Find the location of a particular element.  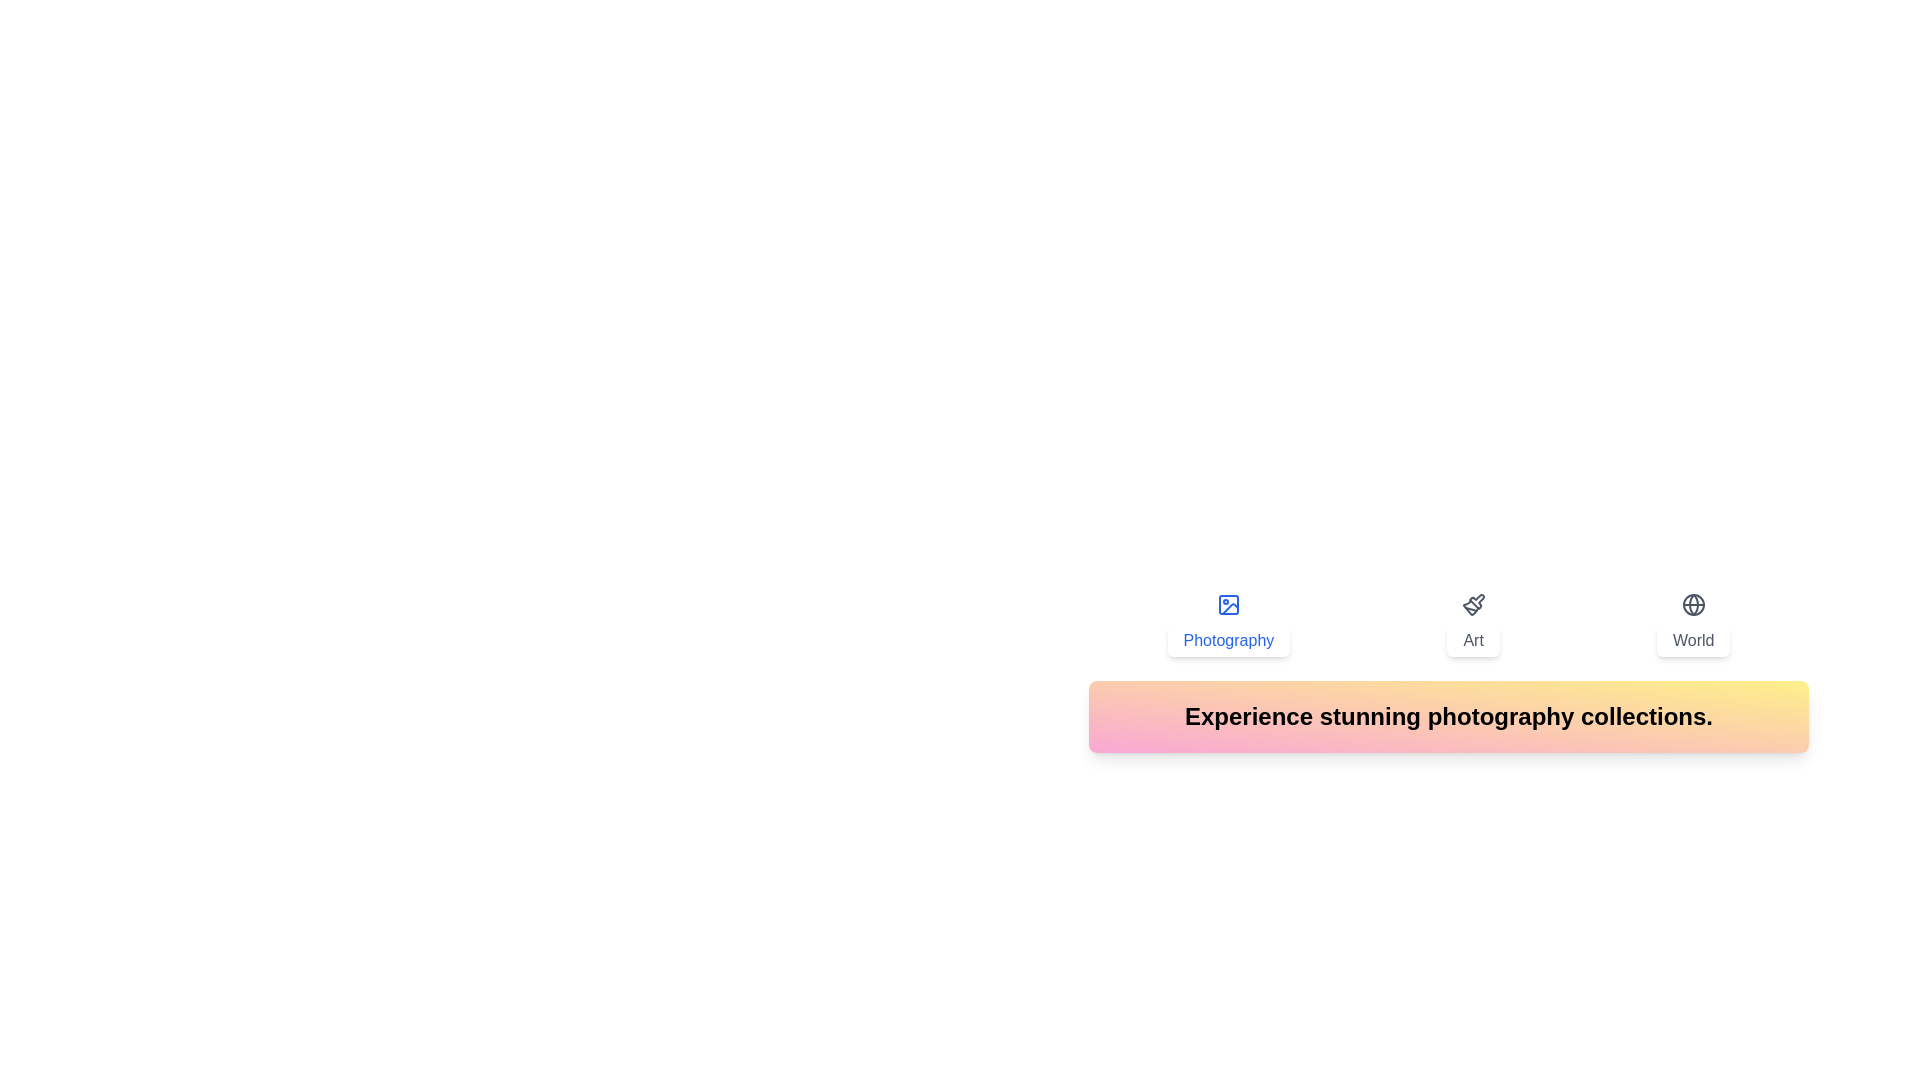

the World tab to activate it is located at coordinates (1692, 623).